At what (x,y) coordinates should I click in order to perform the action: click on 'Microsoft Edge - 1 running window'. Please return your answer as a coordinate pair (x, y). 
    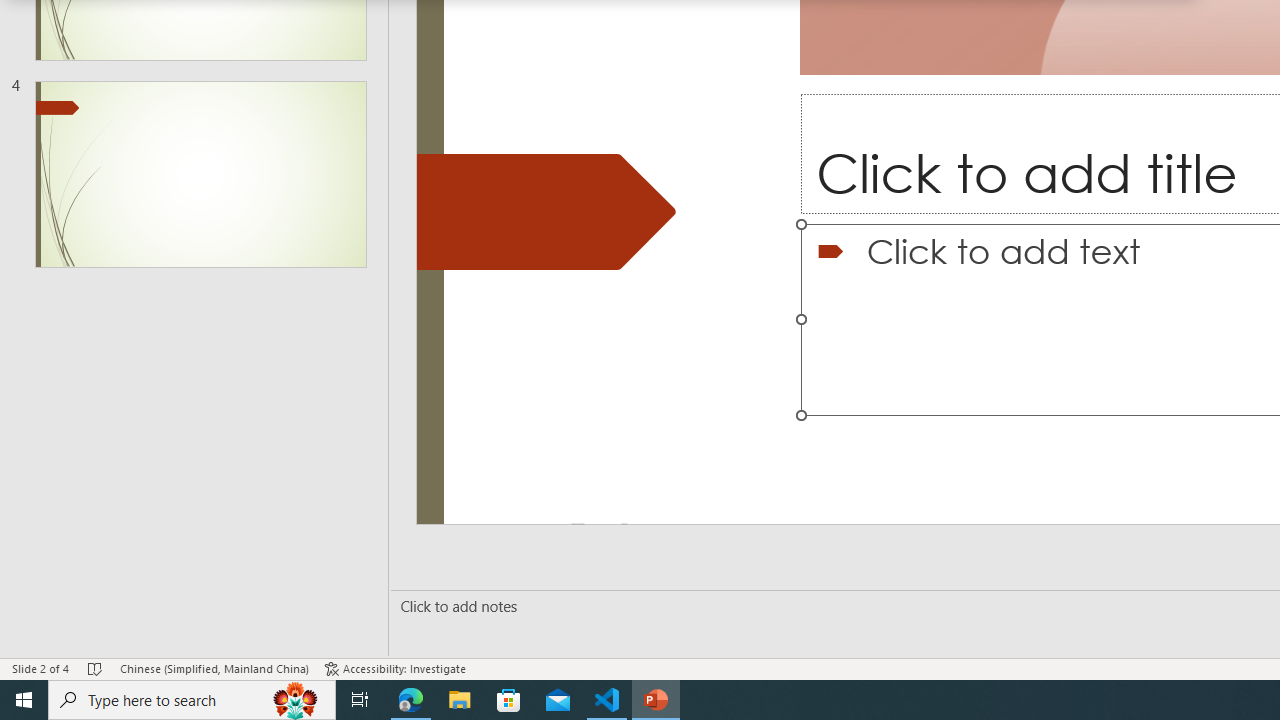
    Looking at the image, I should click on (410, 698).